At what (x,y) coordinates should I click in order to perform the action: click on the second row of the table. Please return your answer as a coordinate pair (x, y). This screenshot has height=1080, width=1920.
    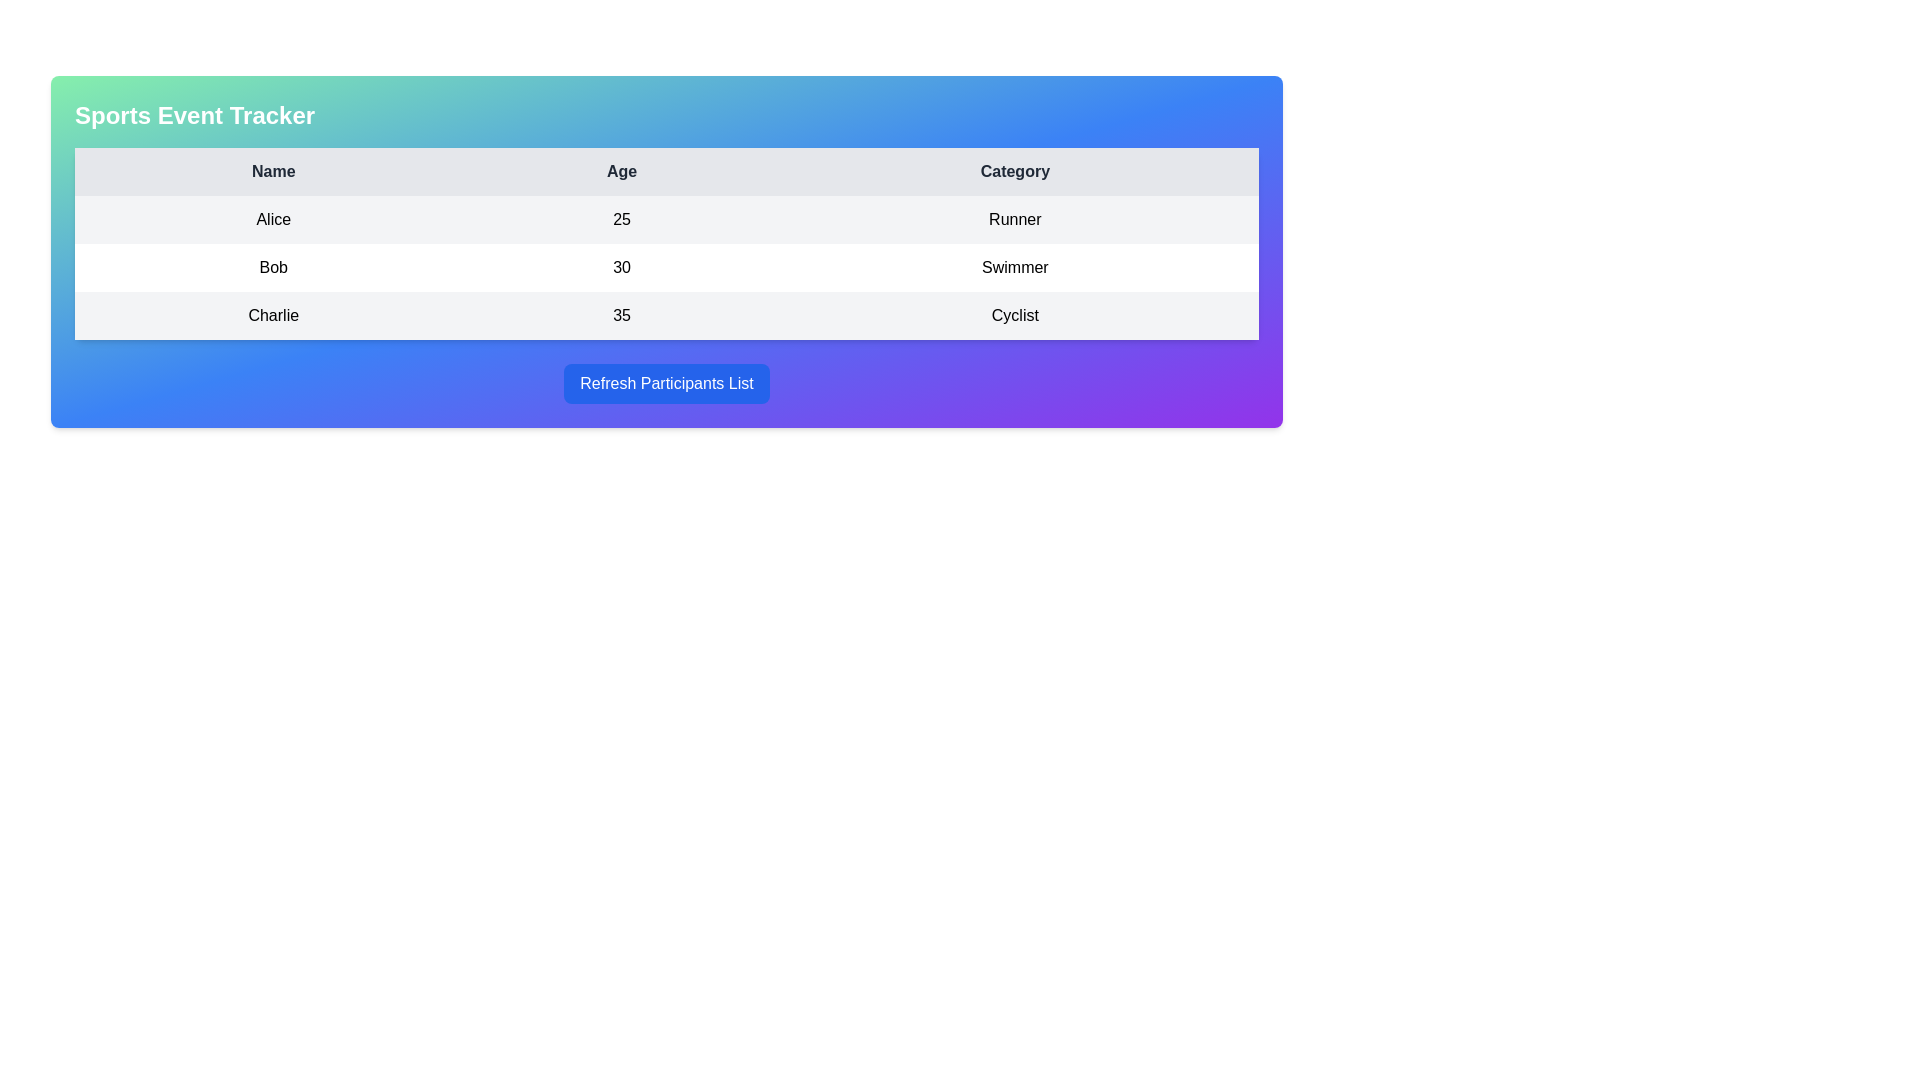
    Looking at the image, I should click on (667, 266).